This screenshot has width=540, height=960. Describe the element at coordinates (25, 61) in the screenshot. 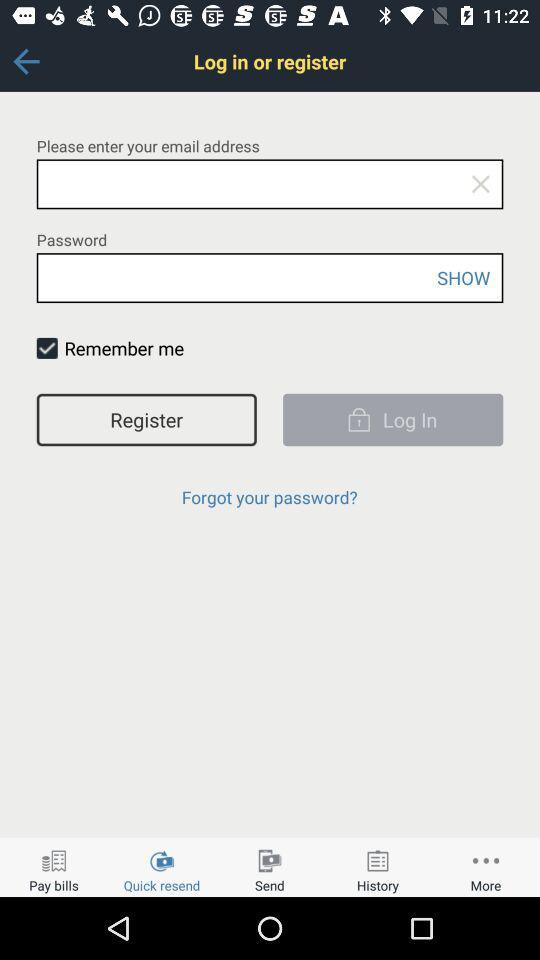

I see `icon next to the log in or icon` at that location.